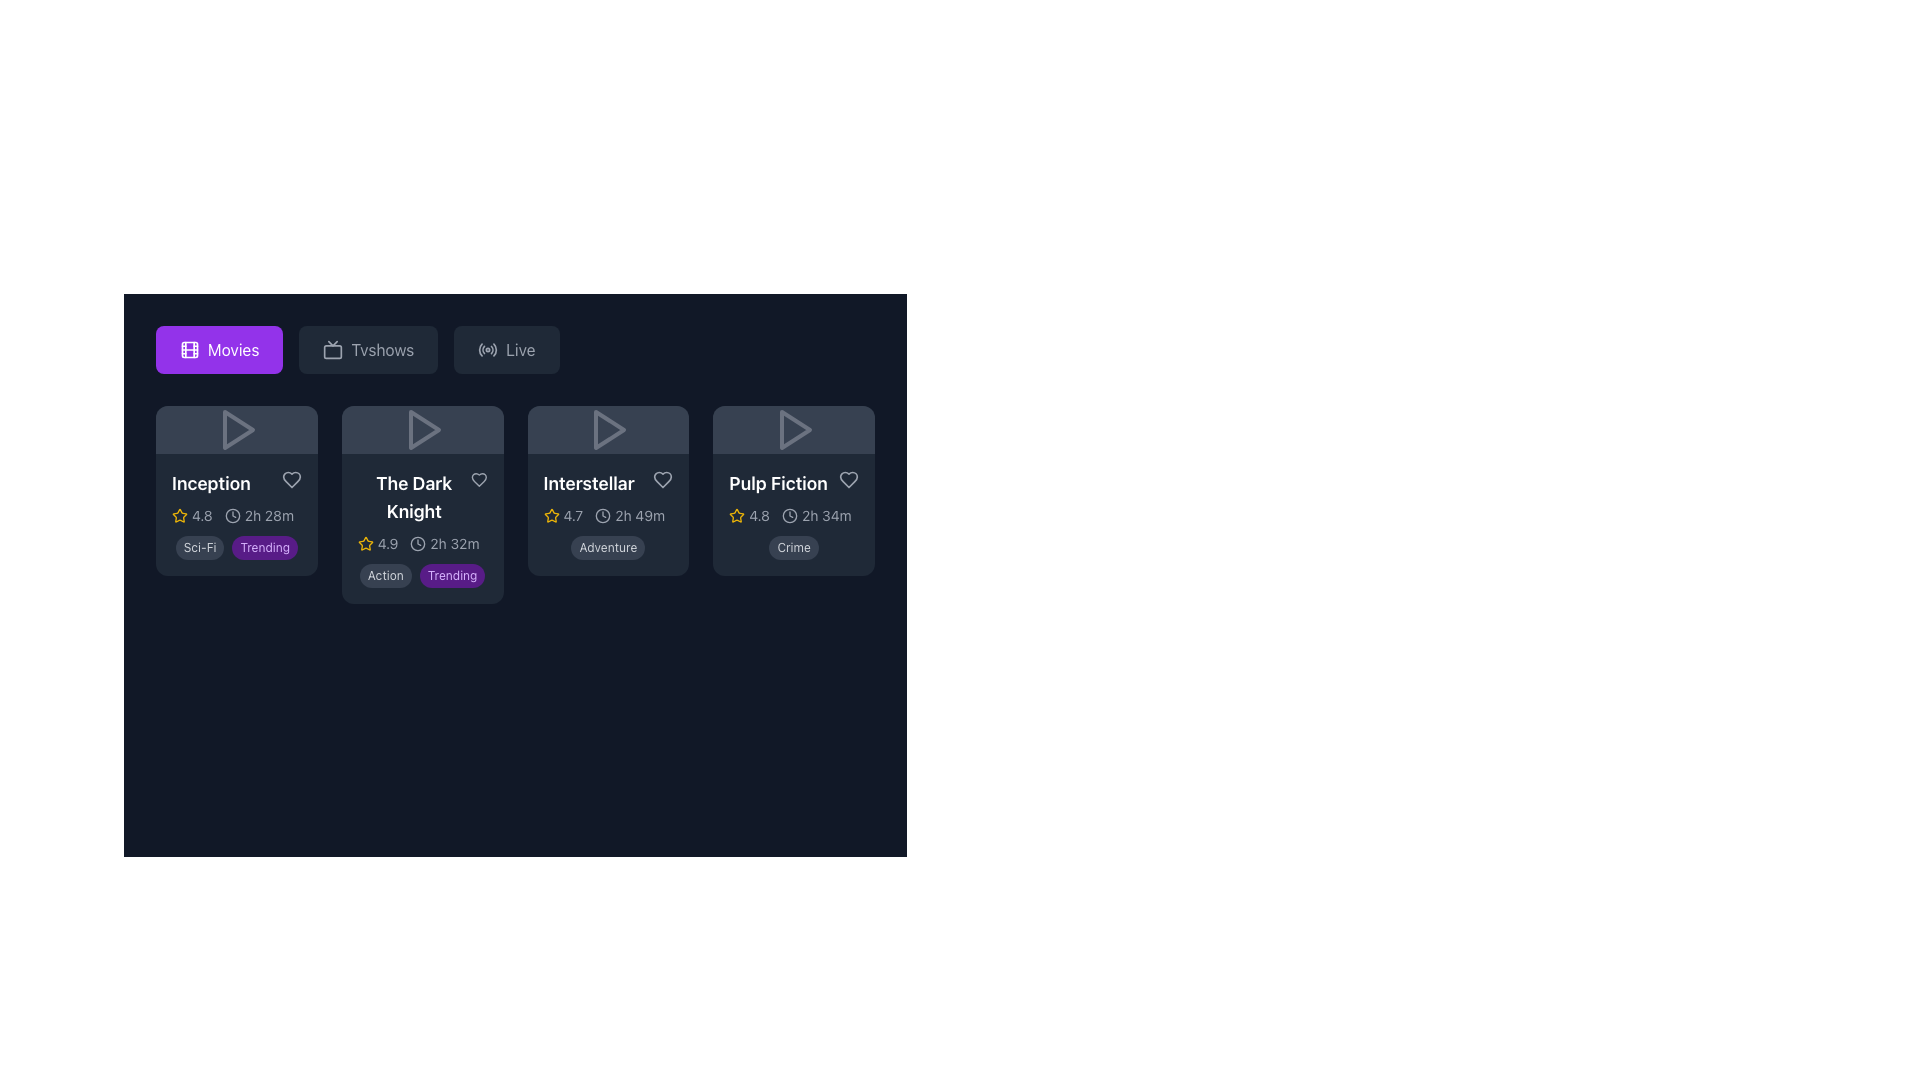  Describe the element at coordinates (236, 483) in the screenshot. I see `title text 'Inception' from the top-left corner of the movie card, which is prominently displayed in bold white font, above the rating and runtime information` at that location.